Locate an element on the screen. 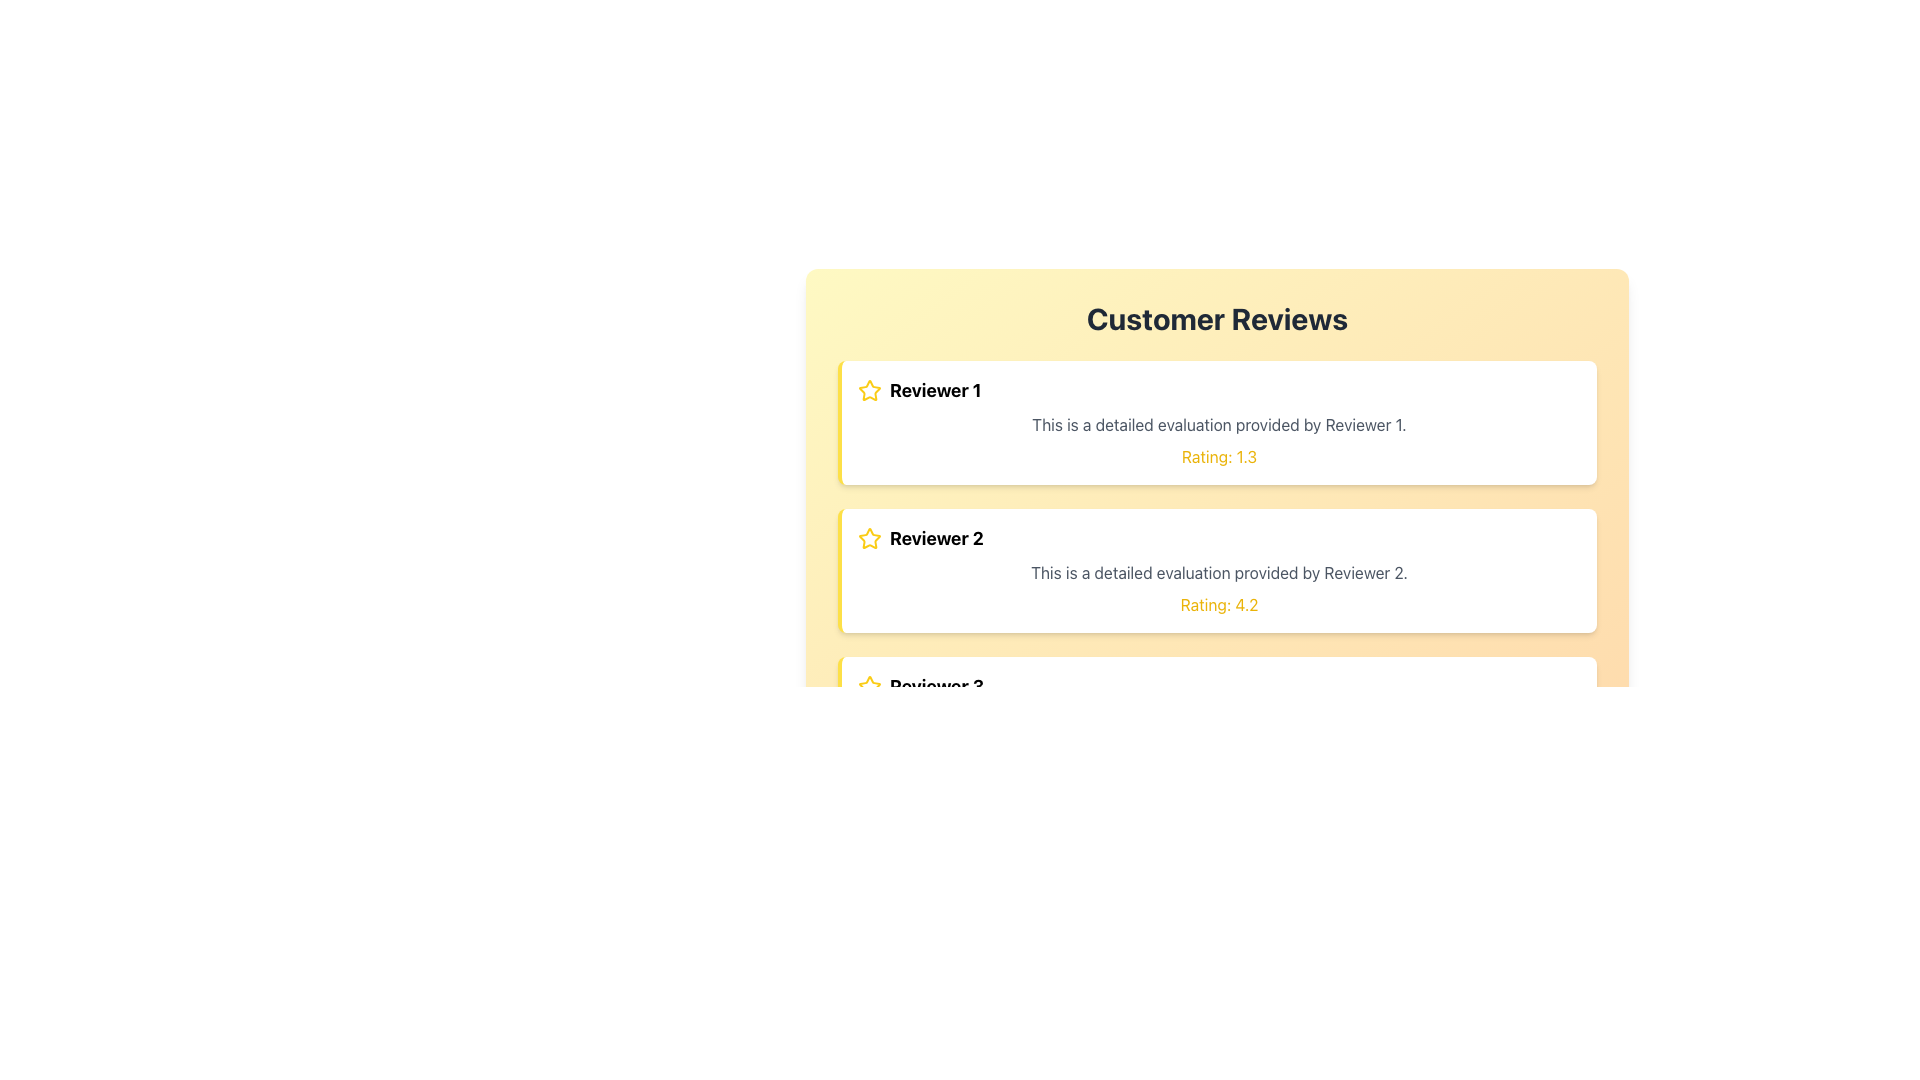 The height and width of the screenshot is (1080, 1920). the yellow star icon outlined in black next to 'Reviewer 2' in the second review card is located at coordinates (869, 538).